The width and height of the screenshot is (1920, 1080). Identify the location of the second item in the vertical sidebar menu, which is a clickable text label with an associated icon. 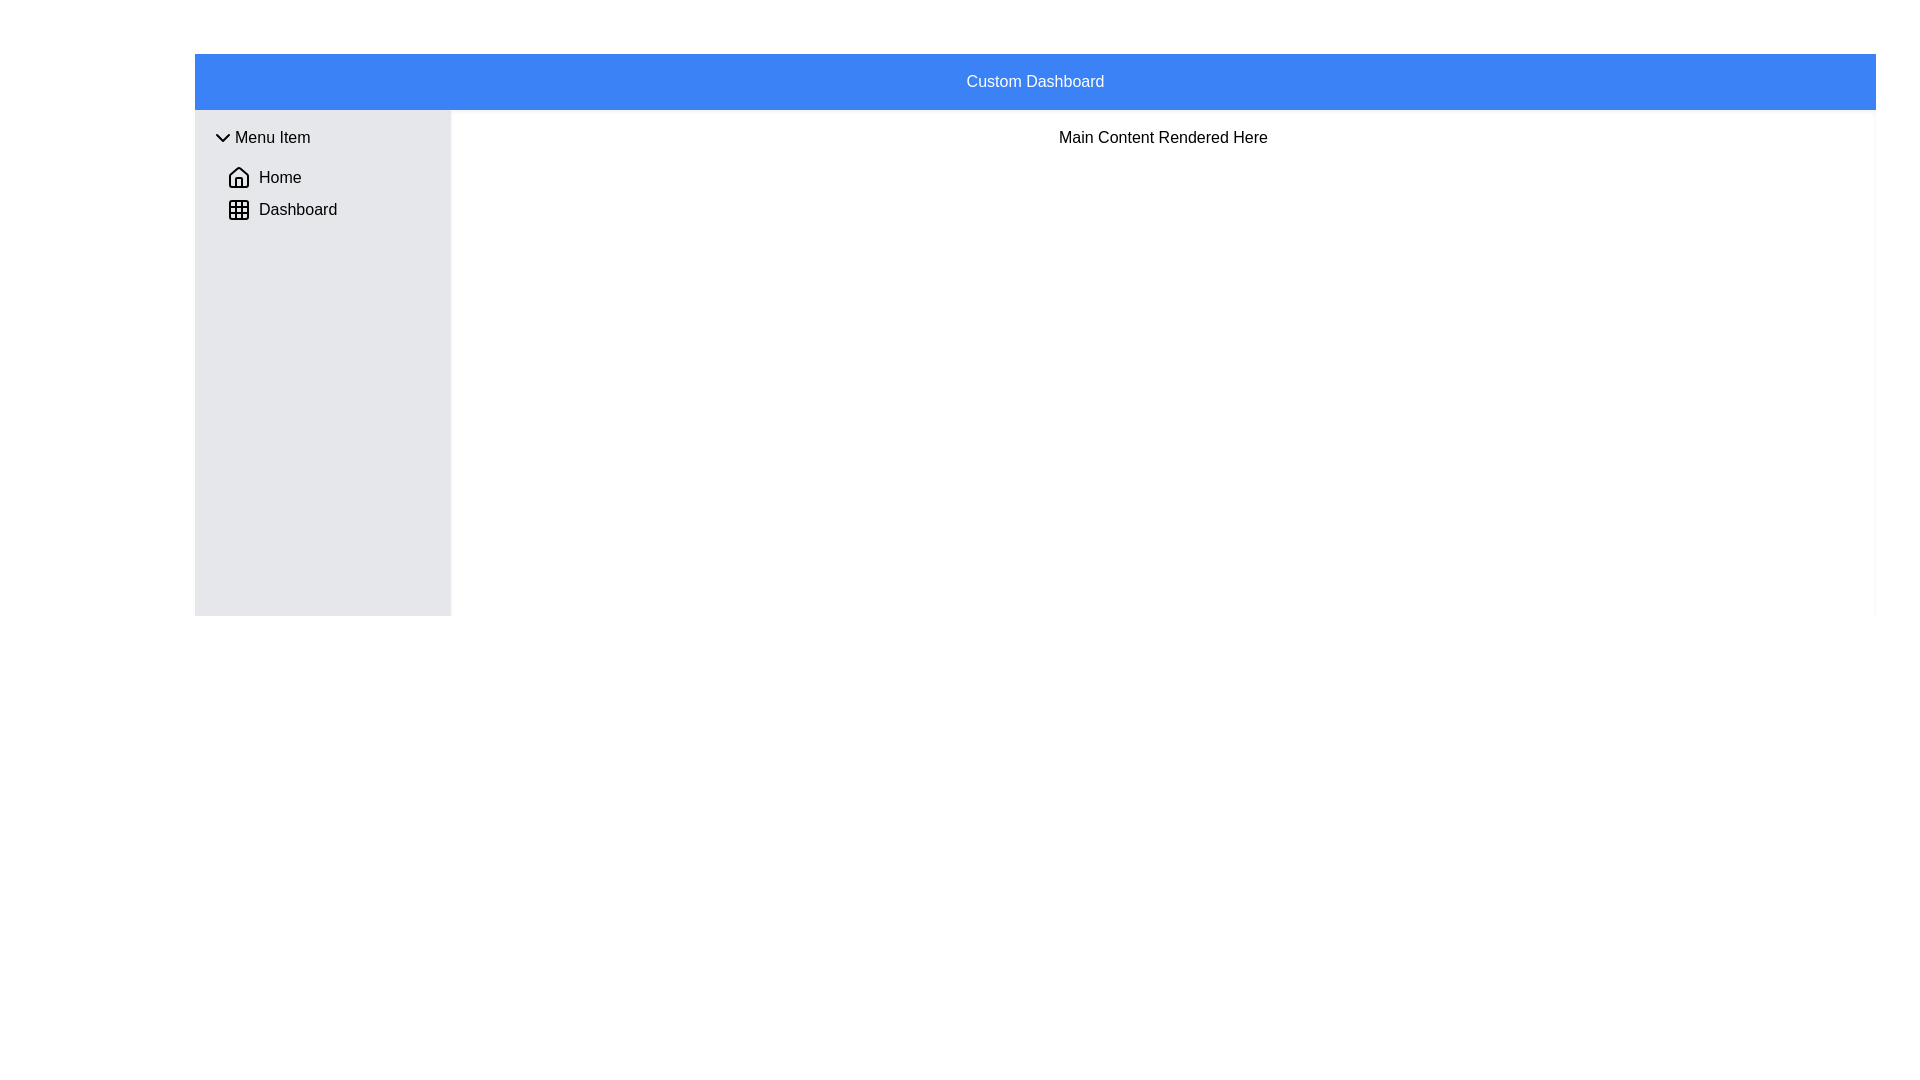
(331, 209).